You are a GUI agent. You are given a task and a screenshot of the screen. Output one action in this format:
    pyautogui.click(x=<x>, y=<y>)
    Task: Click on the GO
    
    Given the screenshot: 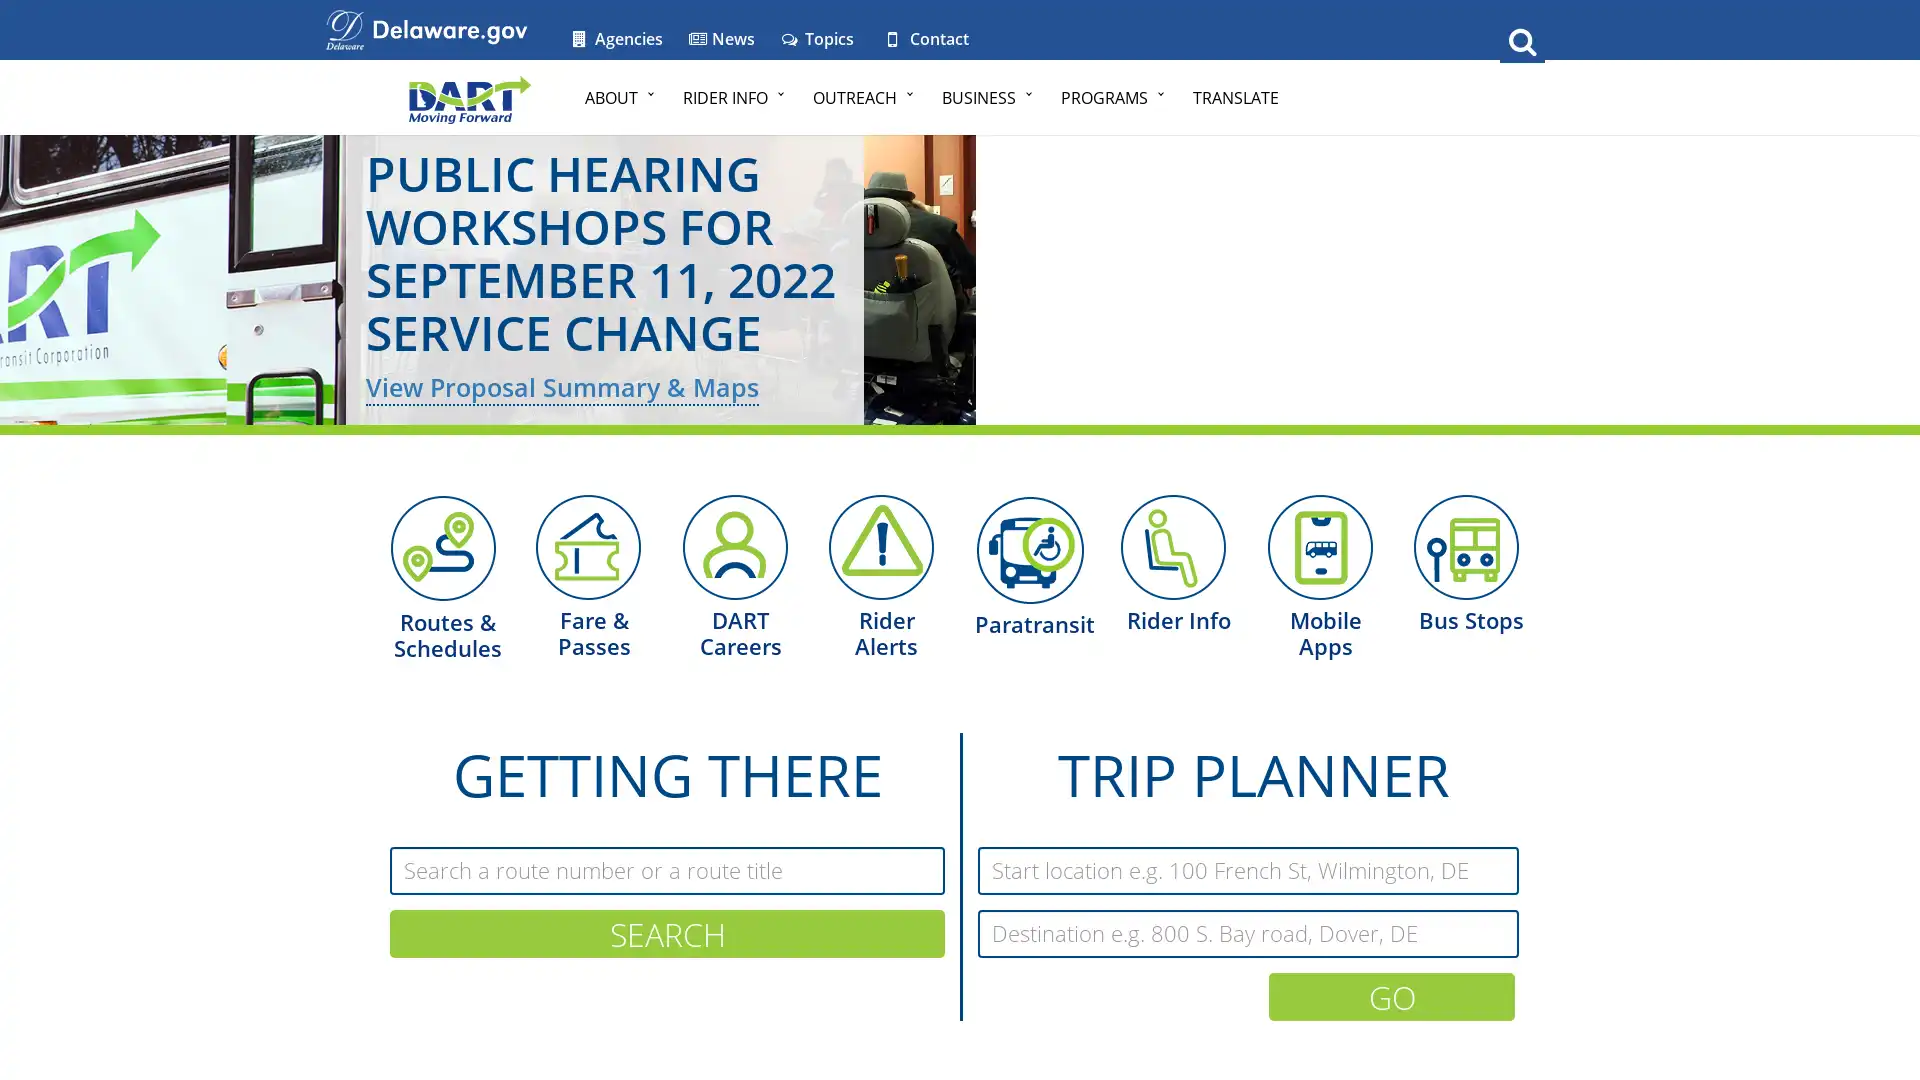 What is the action you would take?
    pyautogui.click(x=1391, y=995)
    